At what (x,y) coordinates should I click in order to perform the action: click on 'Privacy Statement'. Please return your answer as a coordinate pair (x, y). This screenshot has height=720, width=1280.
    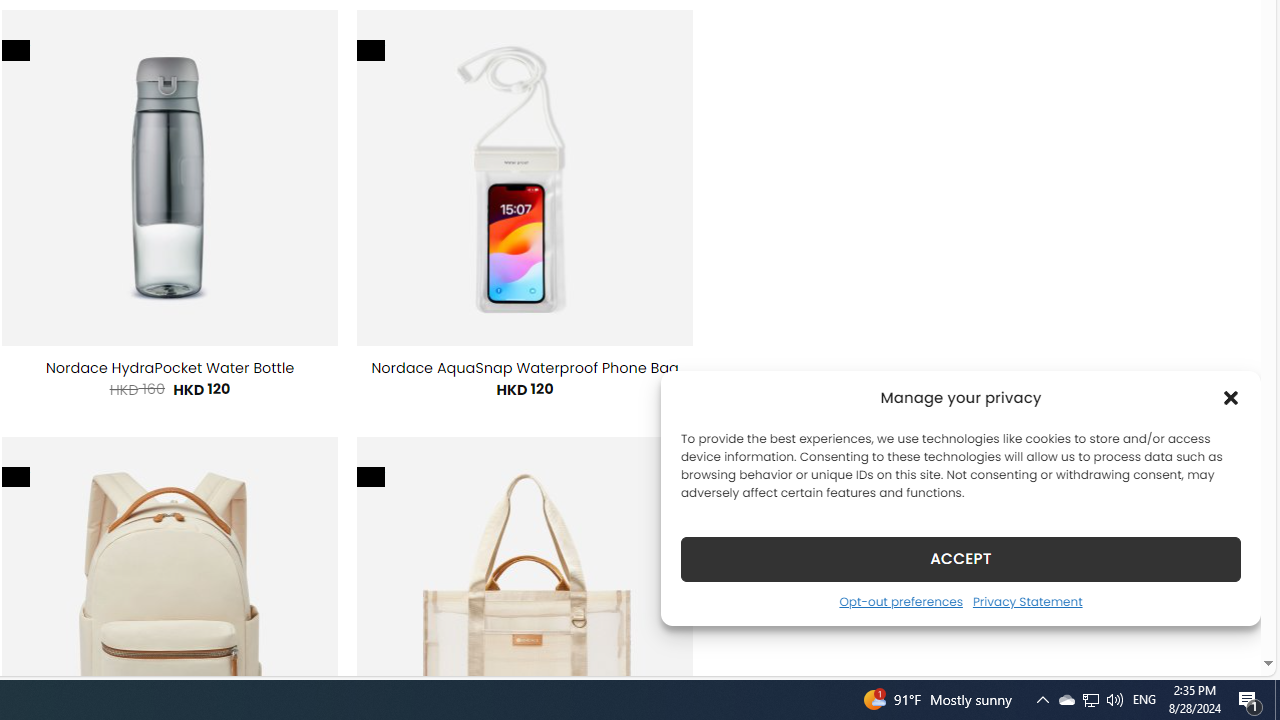
    Looking at the image, I should click on (1027, 600).